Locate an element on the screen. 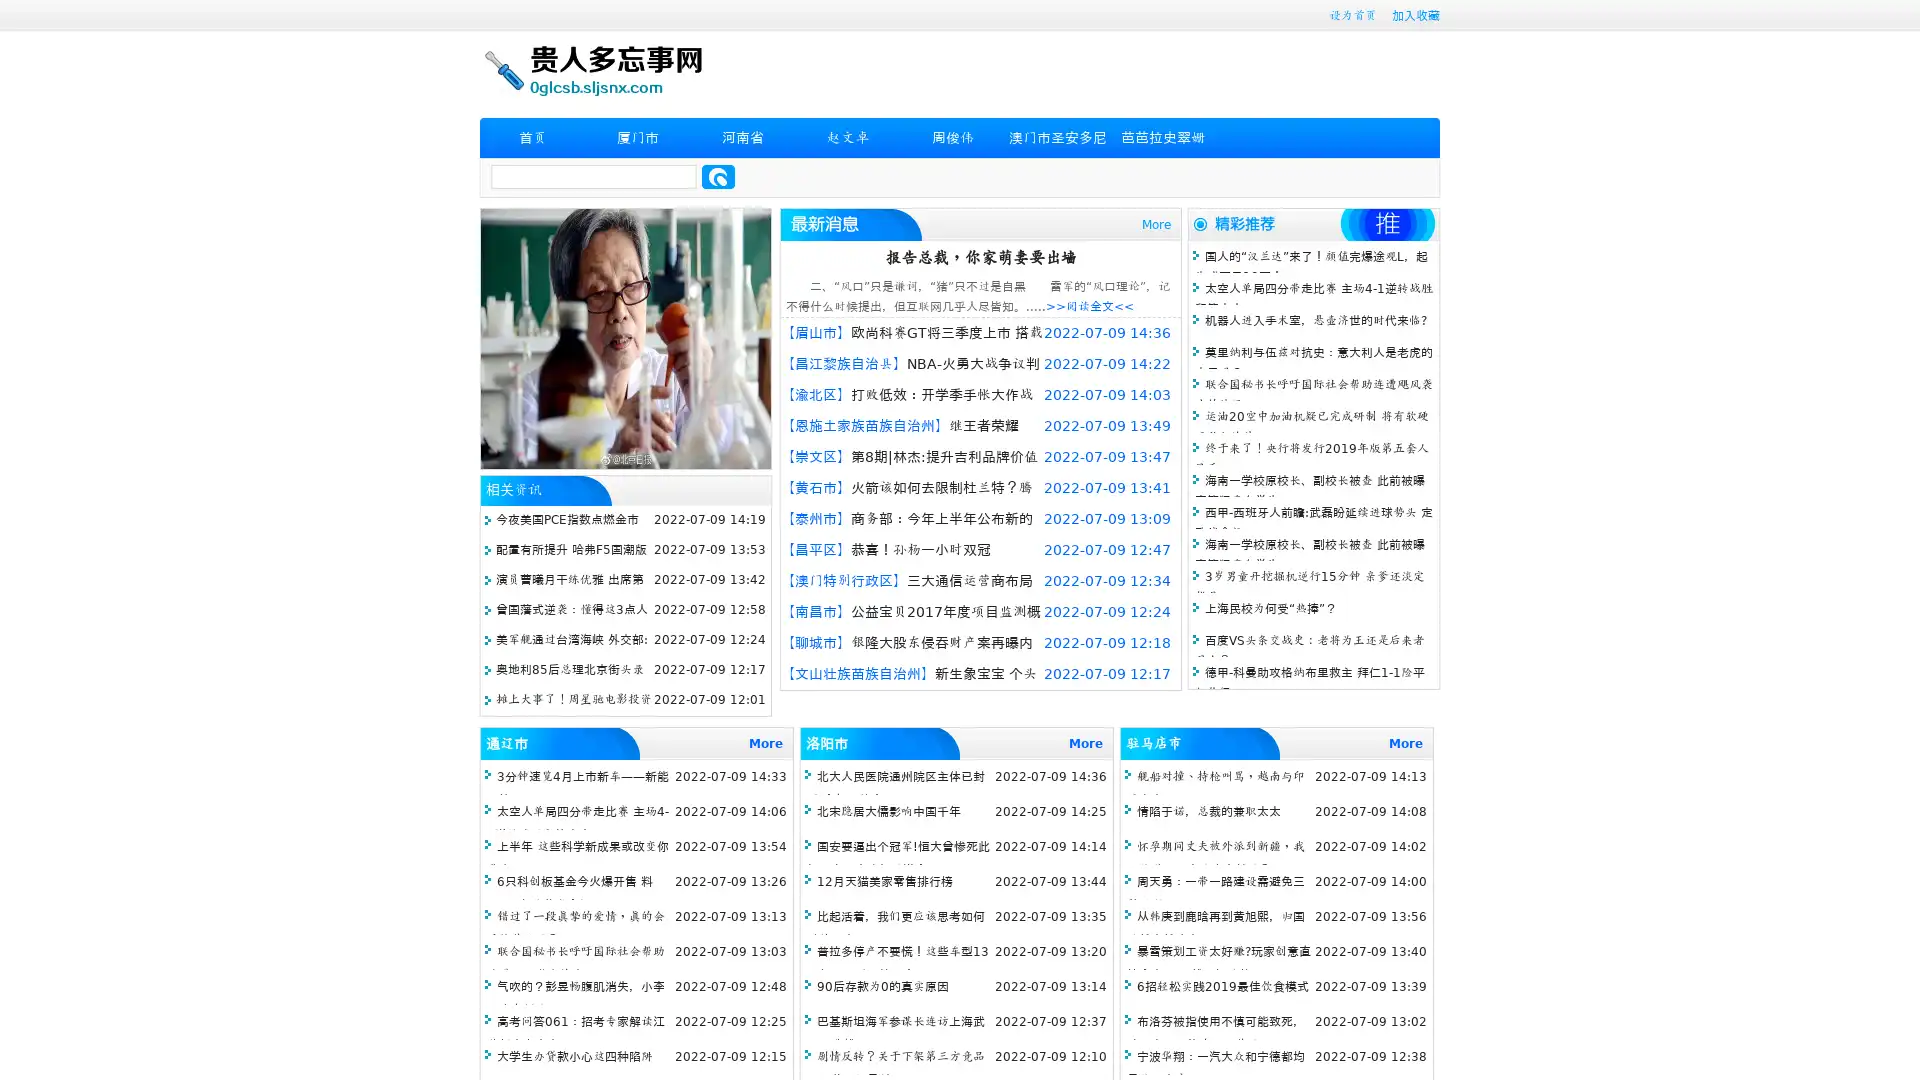 The height and width of the screenshot is (1080, 1920). Search is located at coordinates (718, 176).